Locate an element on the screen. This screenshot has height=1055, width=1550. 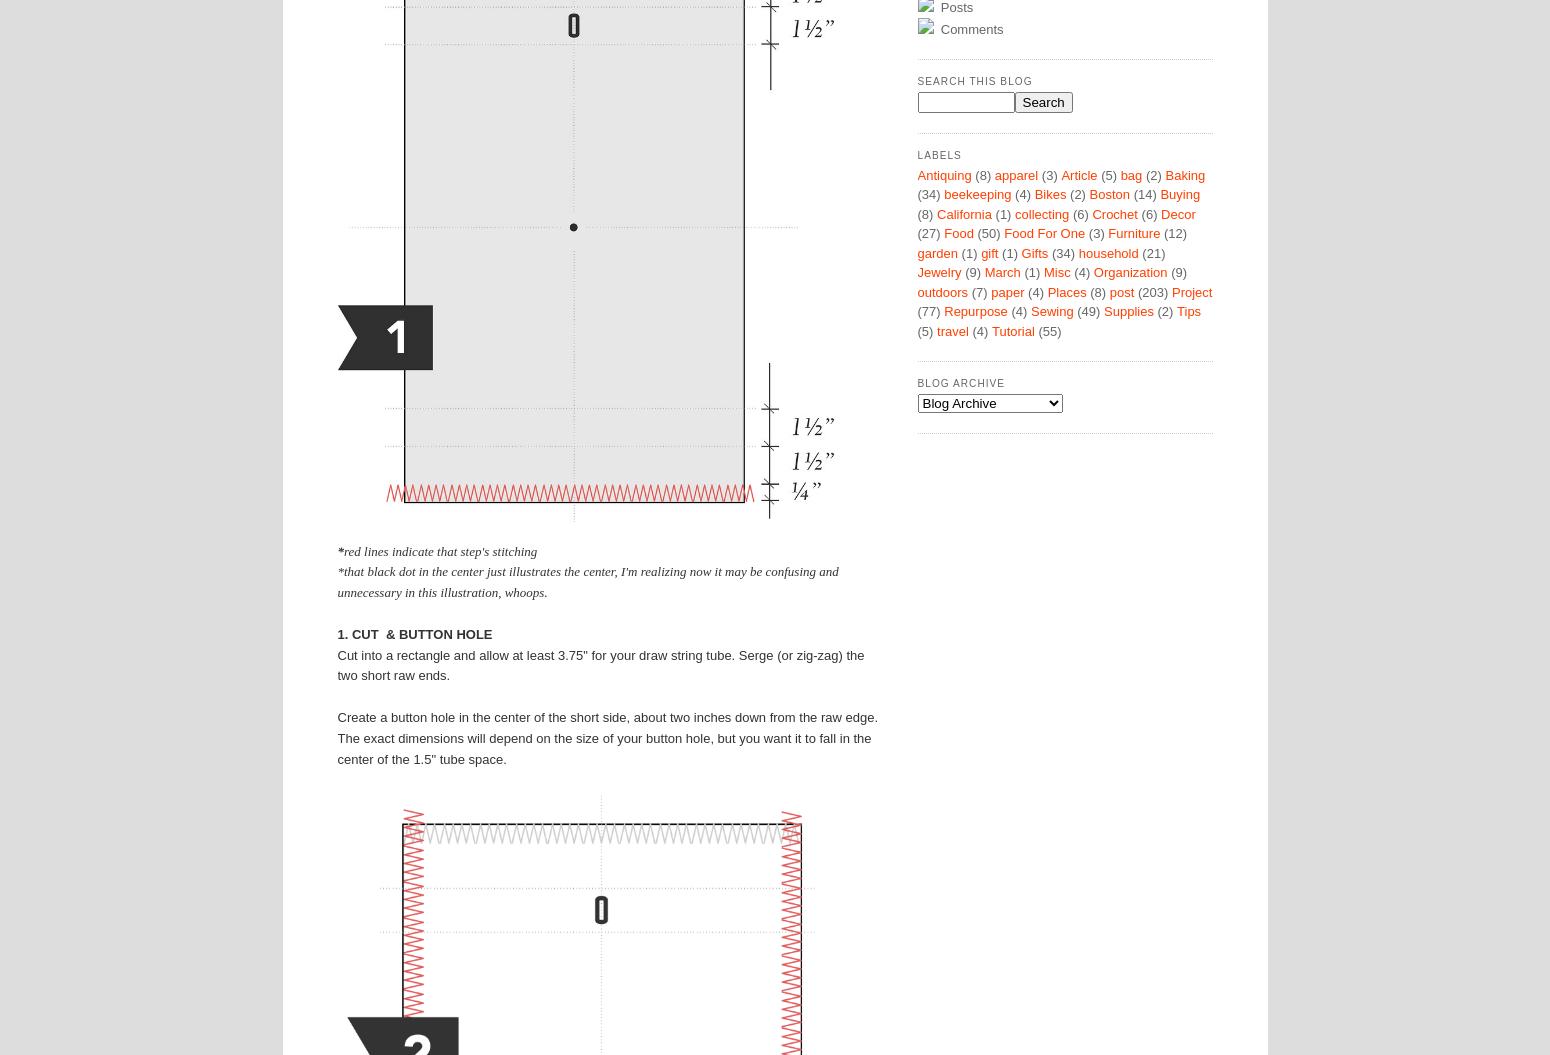
'(203)' is located at coordinates (1152, 291).